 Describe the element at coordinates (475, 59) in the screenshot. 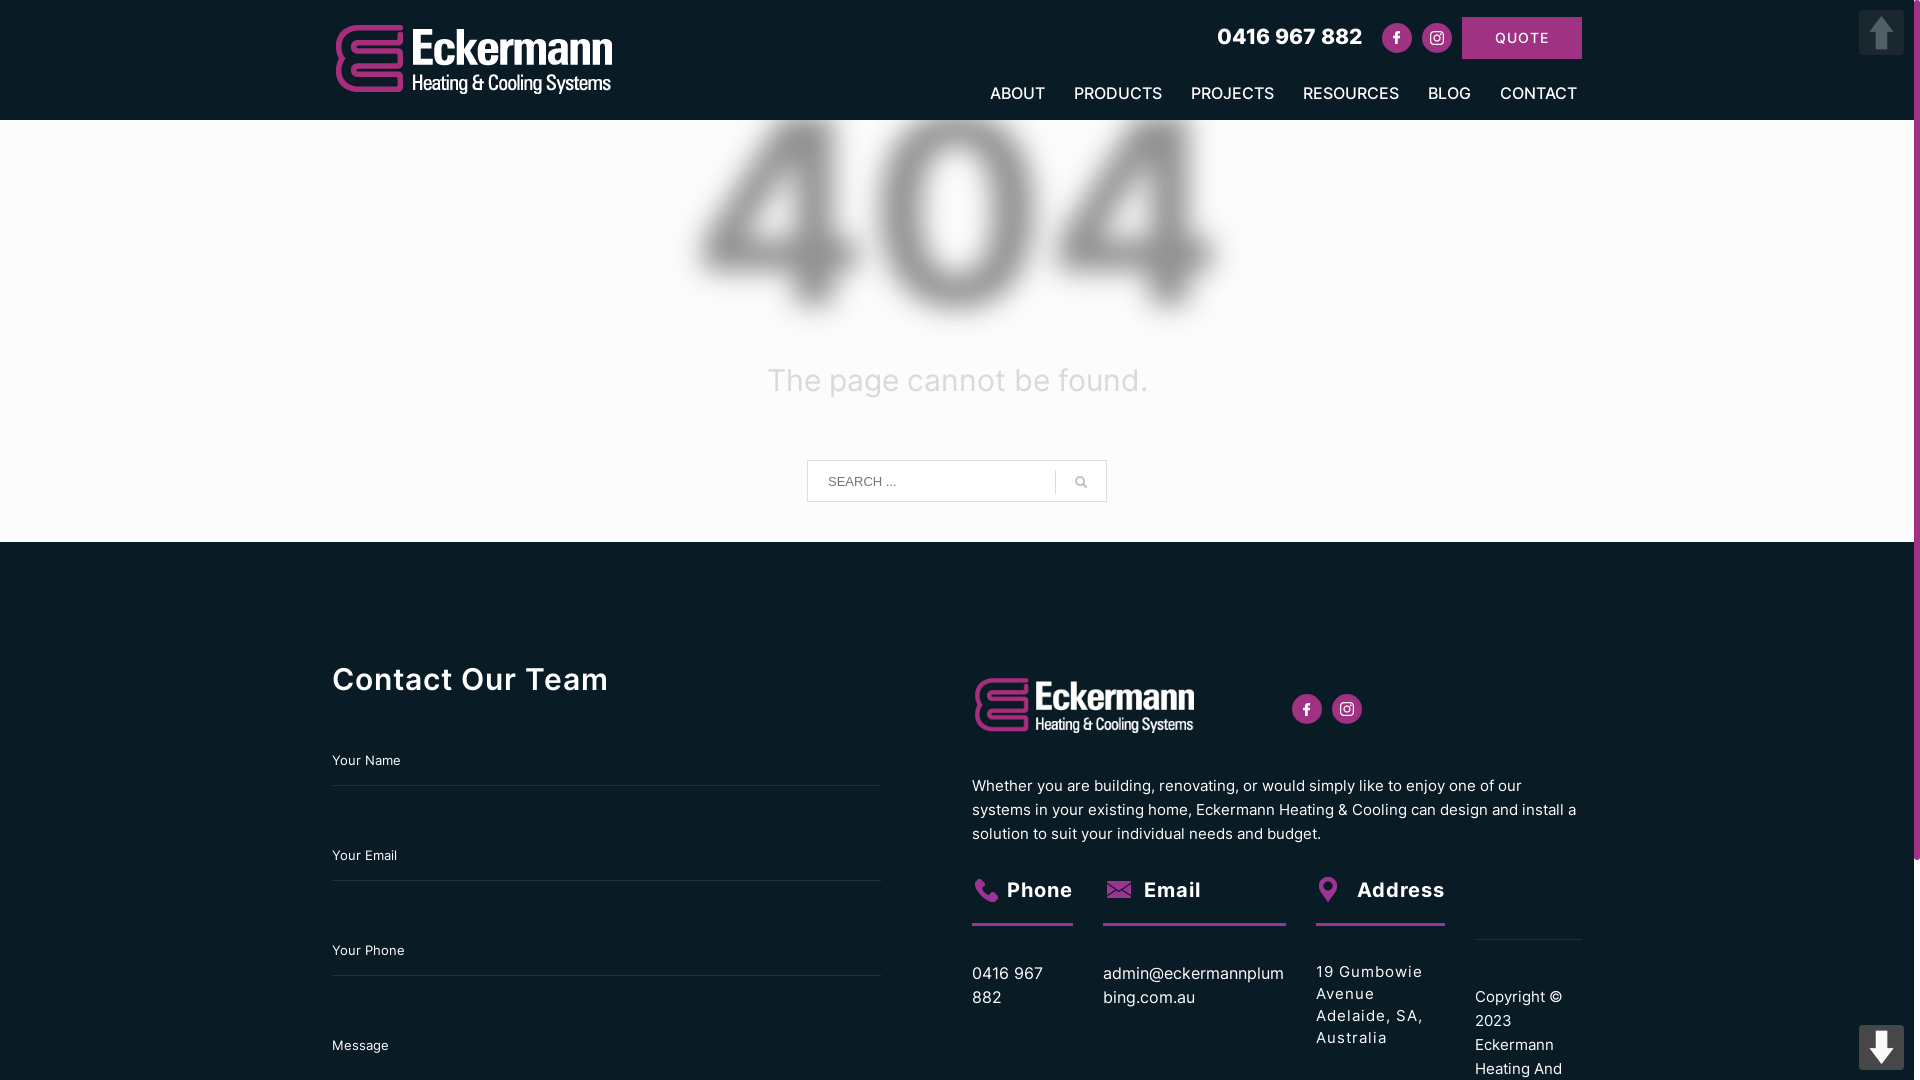

I see `'Eckermann Heating & Cooling'` at that location.